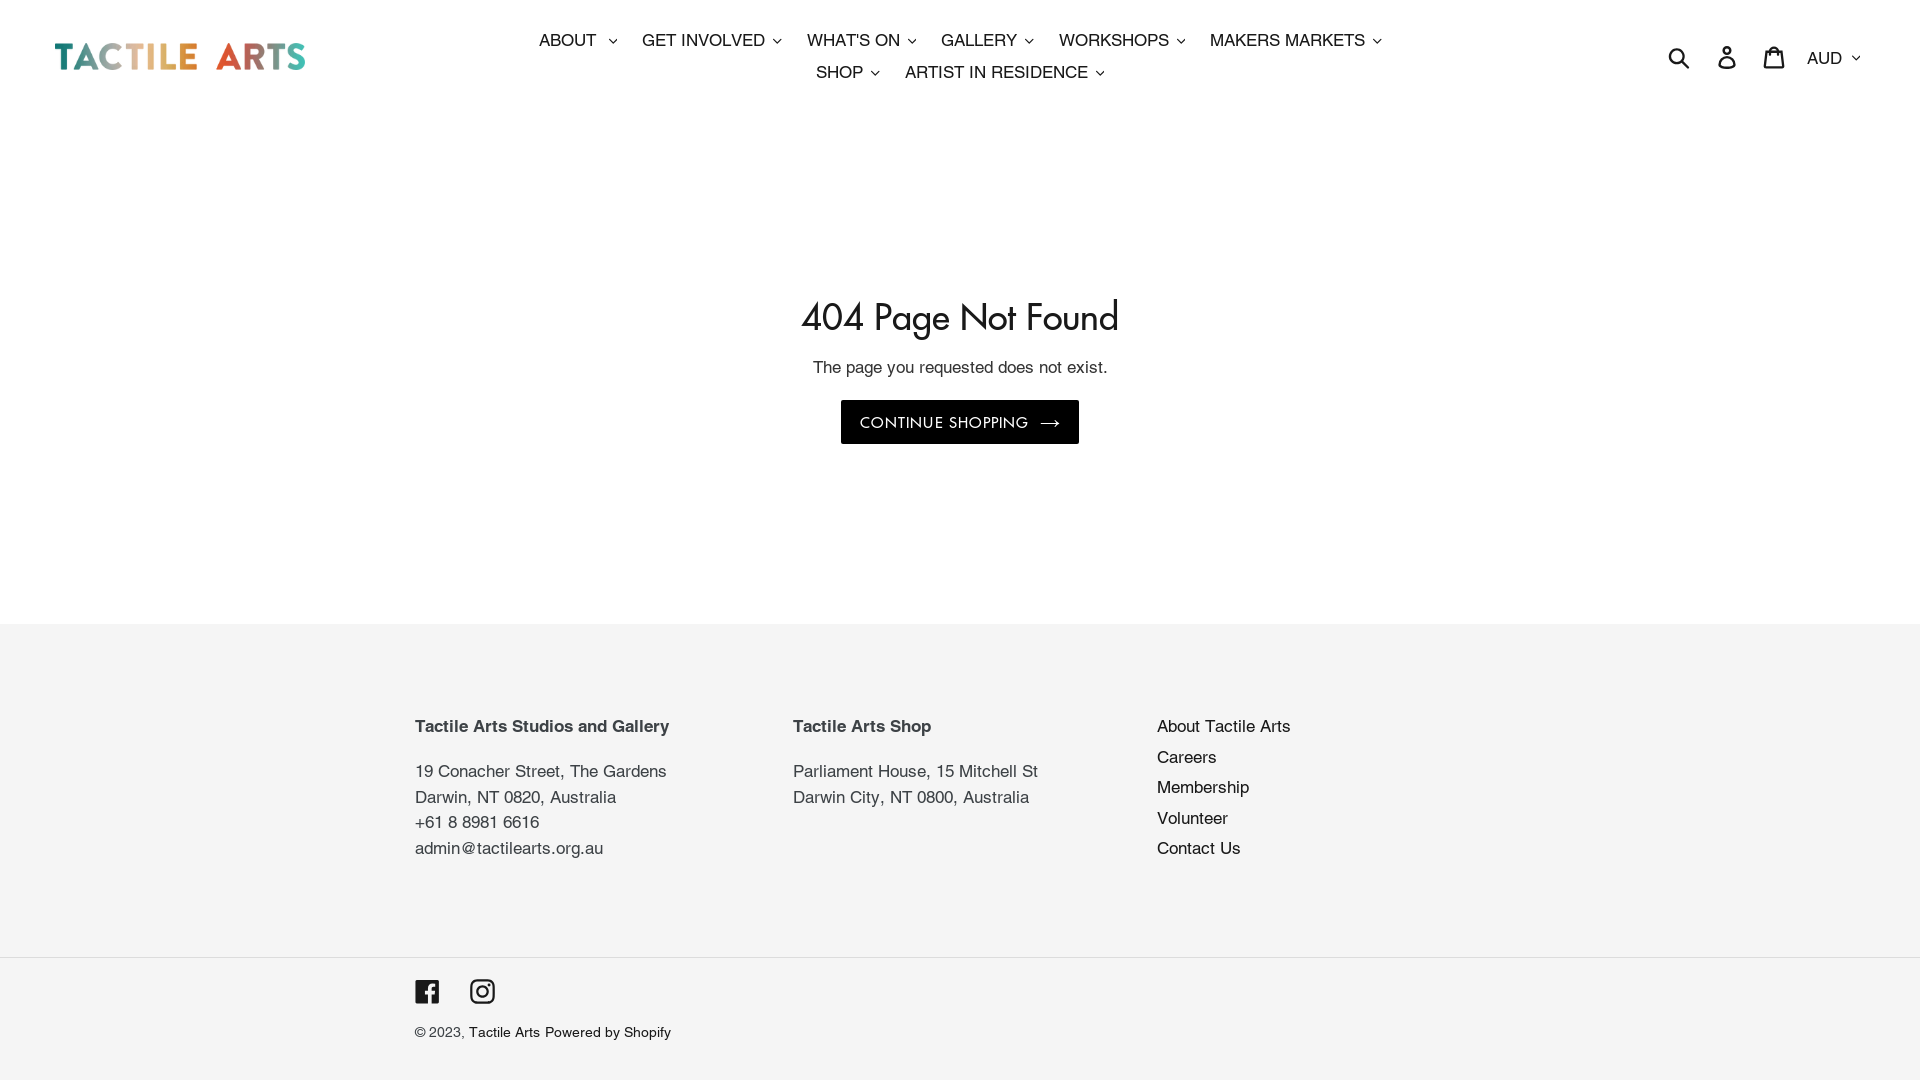 This screenshot has height=1080, width=1920. What do you see at coordinates (1703, 56) in the screenshot?
I see `'Log in'` at bounding box center [1703, 56].